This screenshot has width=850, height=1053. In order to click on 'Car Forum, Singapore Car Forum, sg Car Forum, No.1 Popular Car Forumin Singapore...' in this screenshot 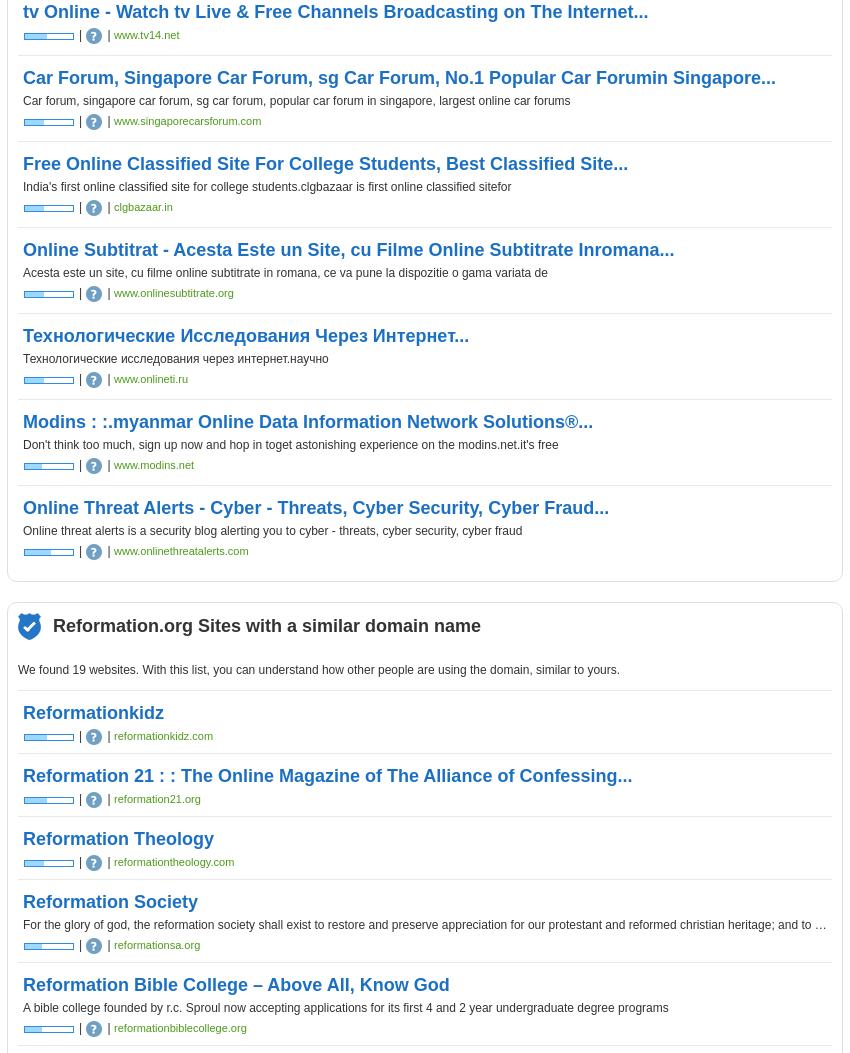, I will do `click(399, 77)`.